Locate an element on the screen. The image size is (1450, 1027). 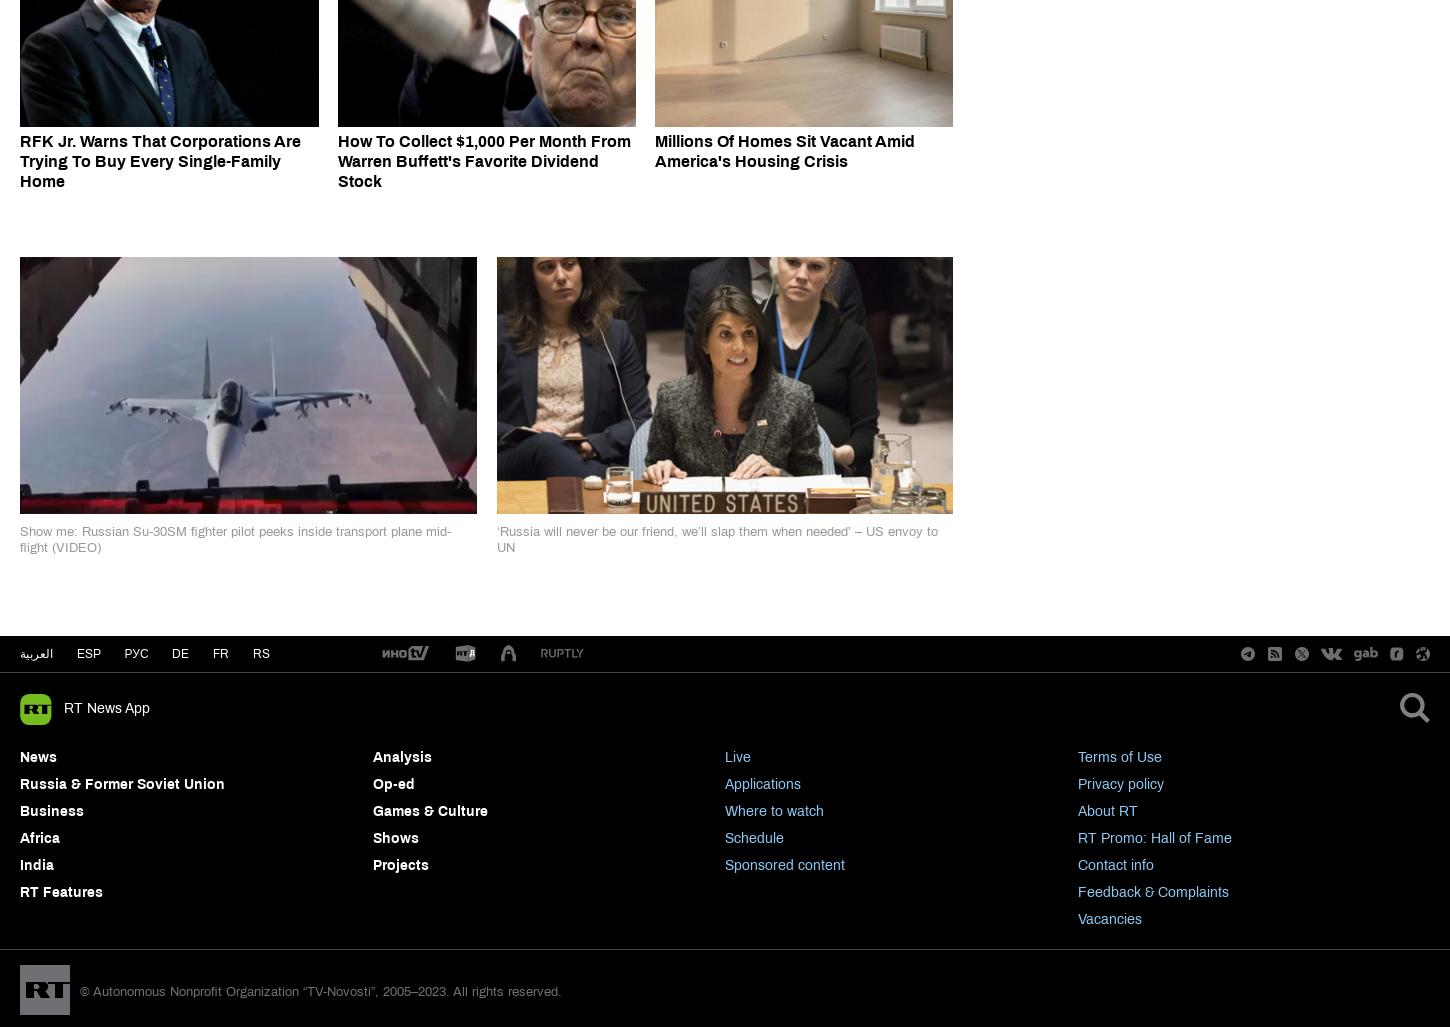
'Millions Of Homes Sit Vacant Amid America's Housing Crisis' is located at coordinates (653, 150).